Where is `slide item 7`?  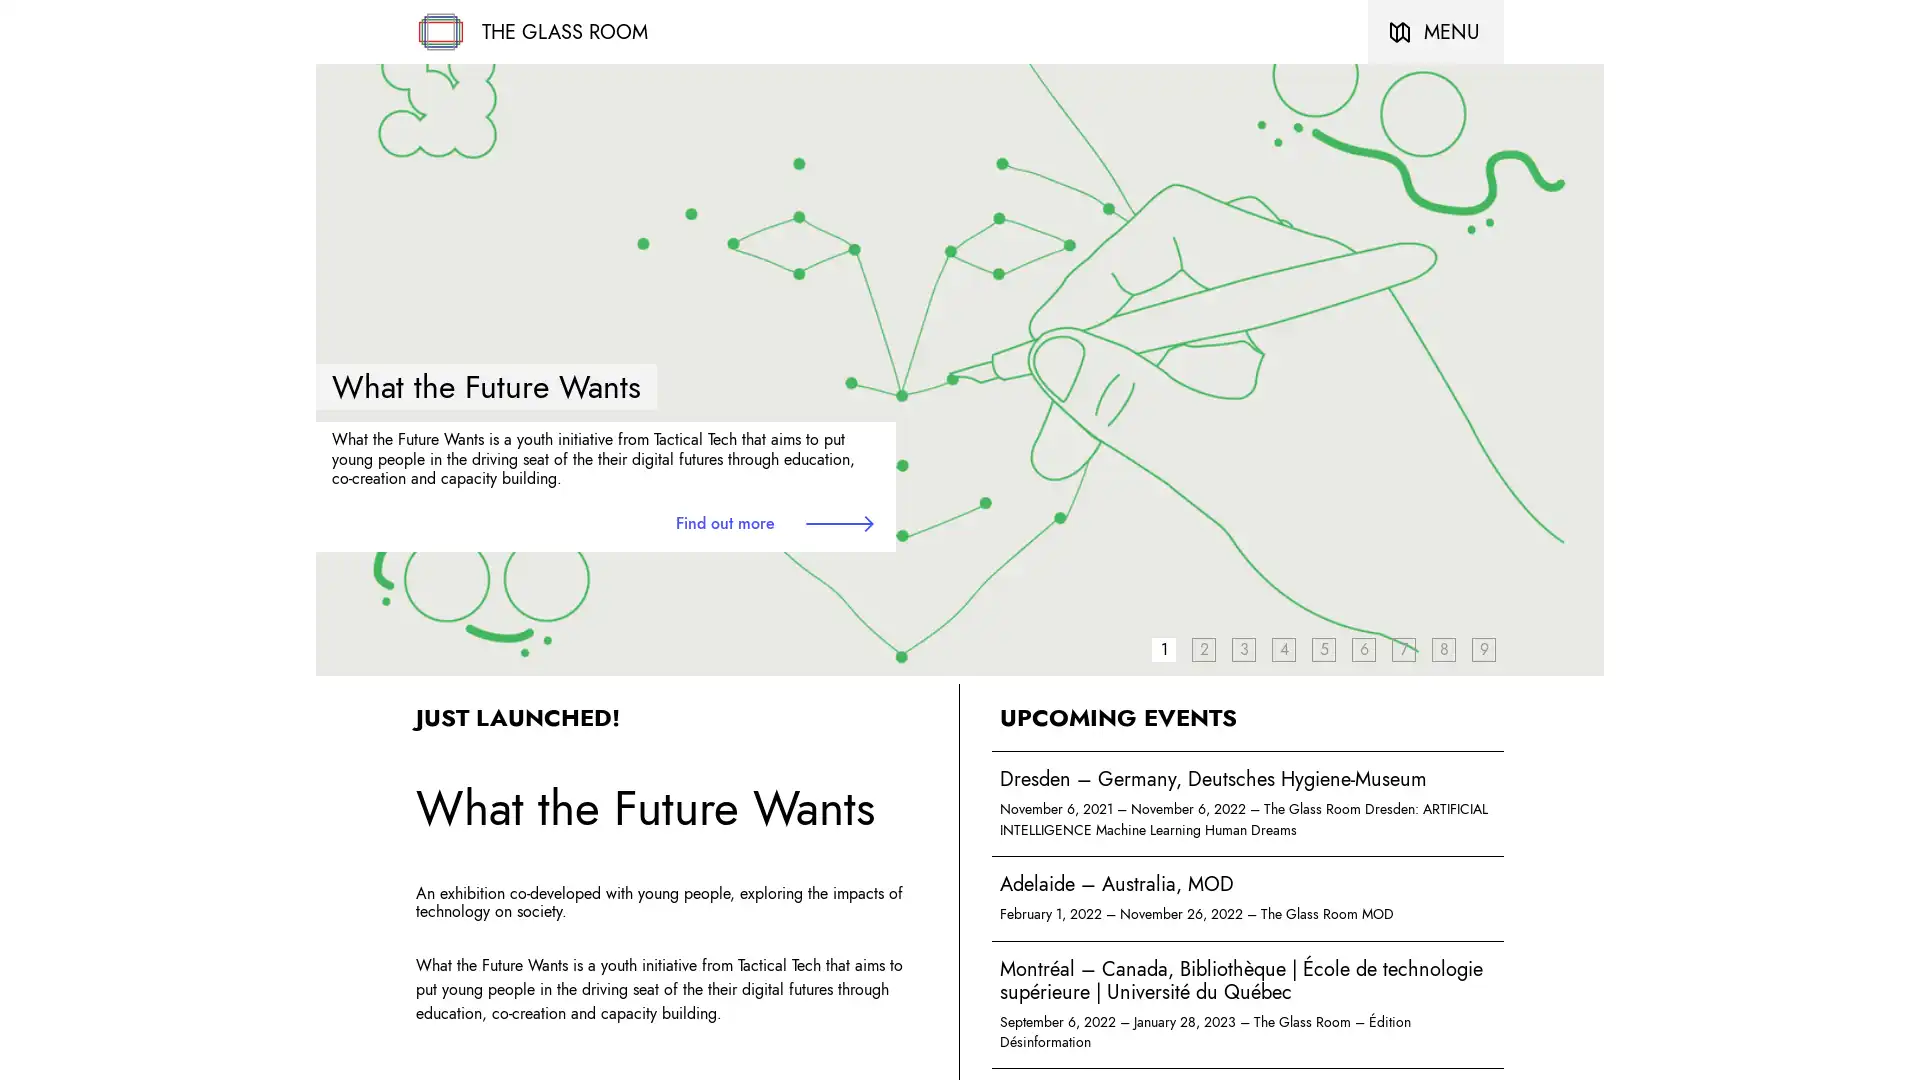 slide item 7 is located at coordinates (1402, 648).